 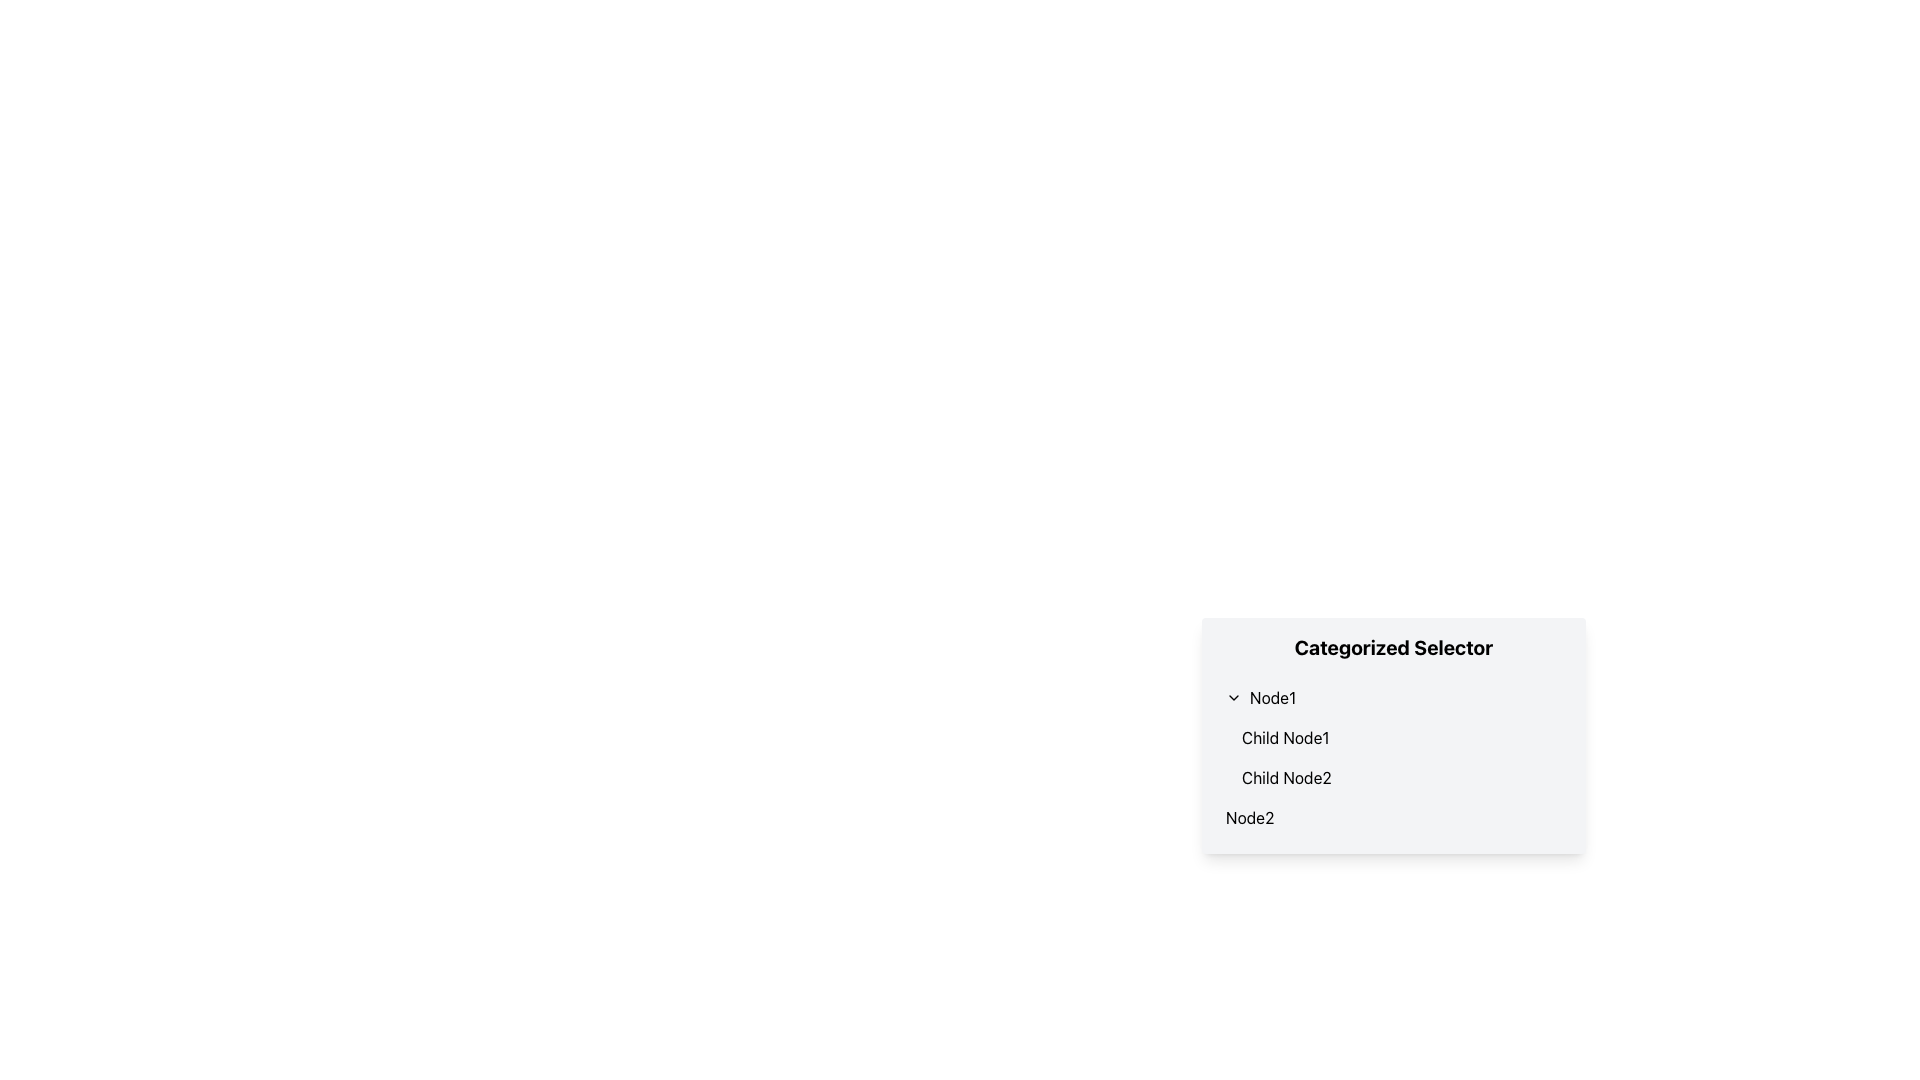 I want to click on the Toggleable list item labeled 'Node1', so click(x=1392, y=697).